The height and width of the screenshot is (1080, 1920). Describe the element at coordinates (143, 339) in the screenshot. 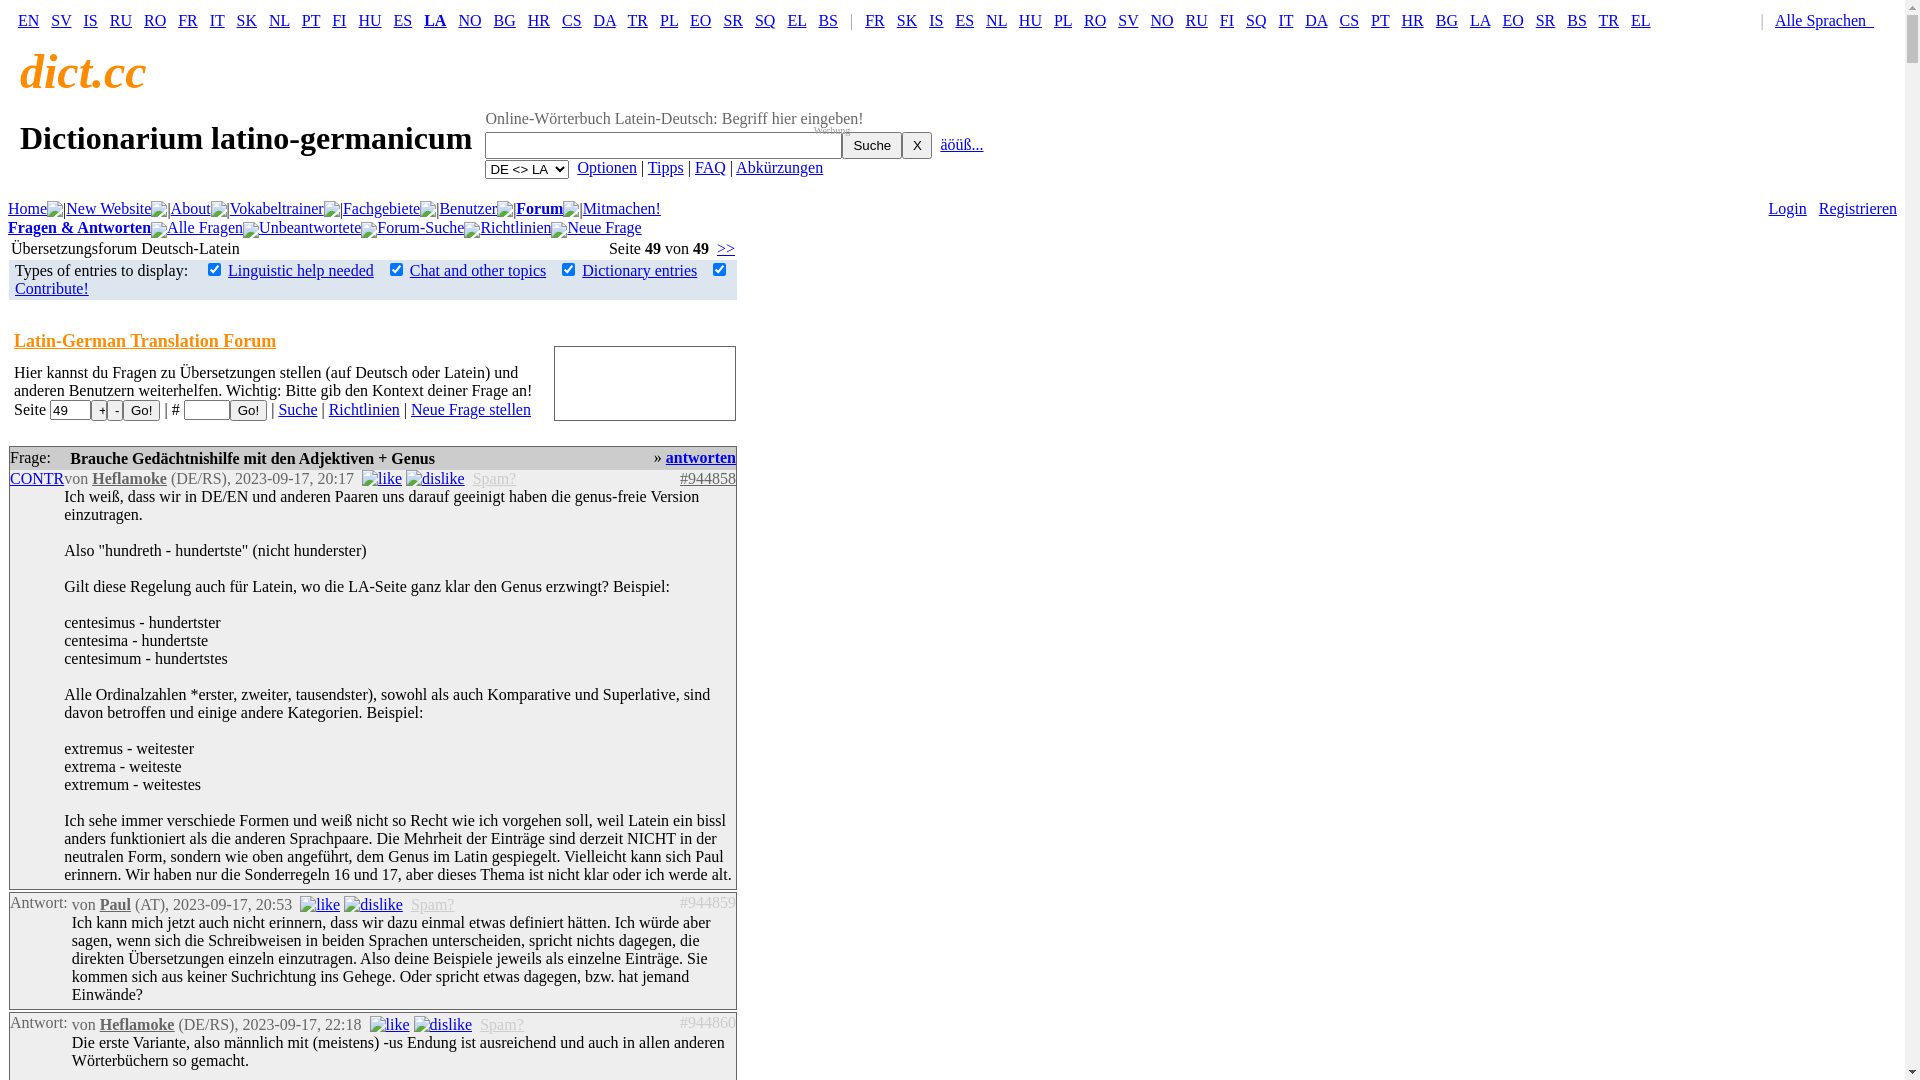

I see `'Latin-German Translation Forum'` at that location.